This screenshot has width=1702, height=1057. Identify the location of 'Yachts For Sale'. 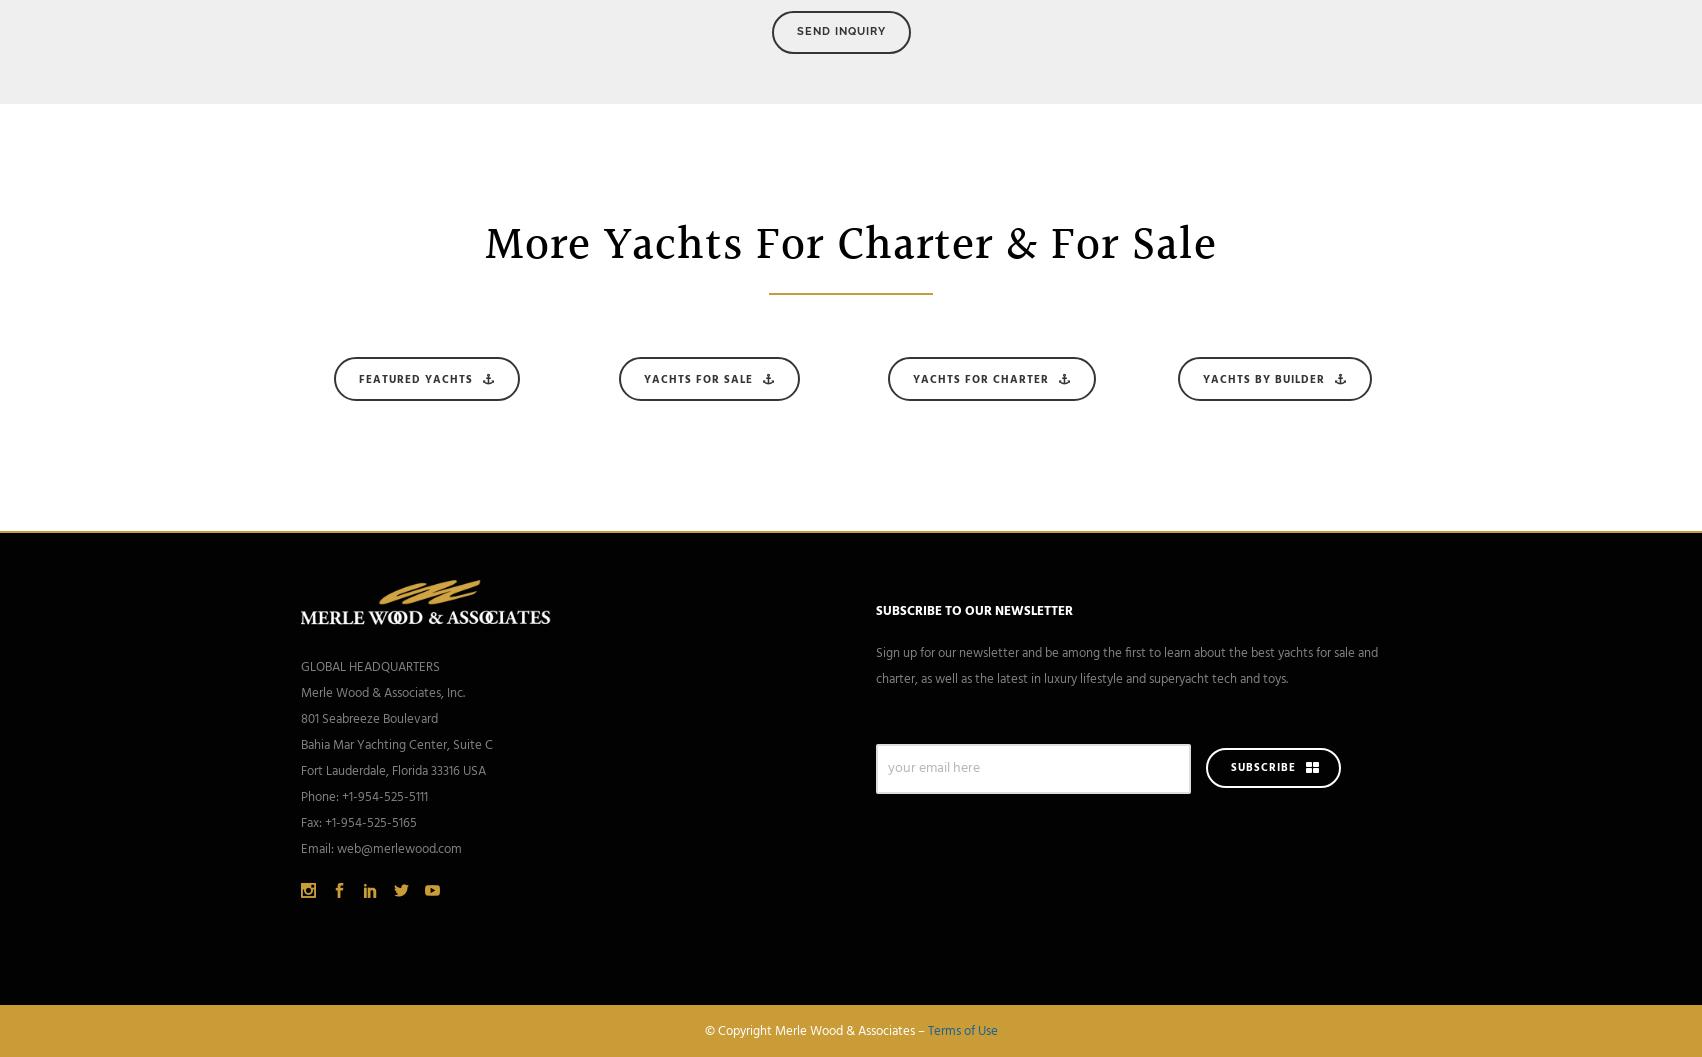
(698, 378).